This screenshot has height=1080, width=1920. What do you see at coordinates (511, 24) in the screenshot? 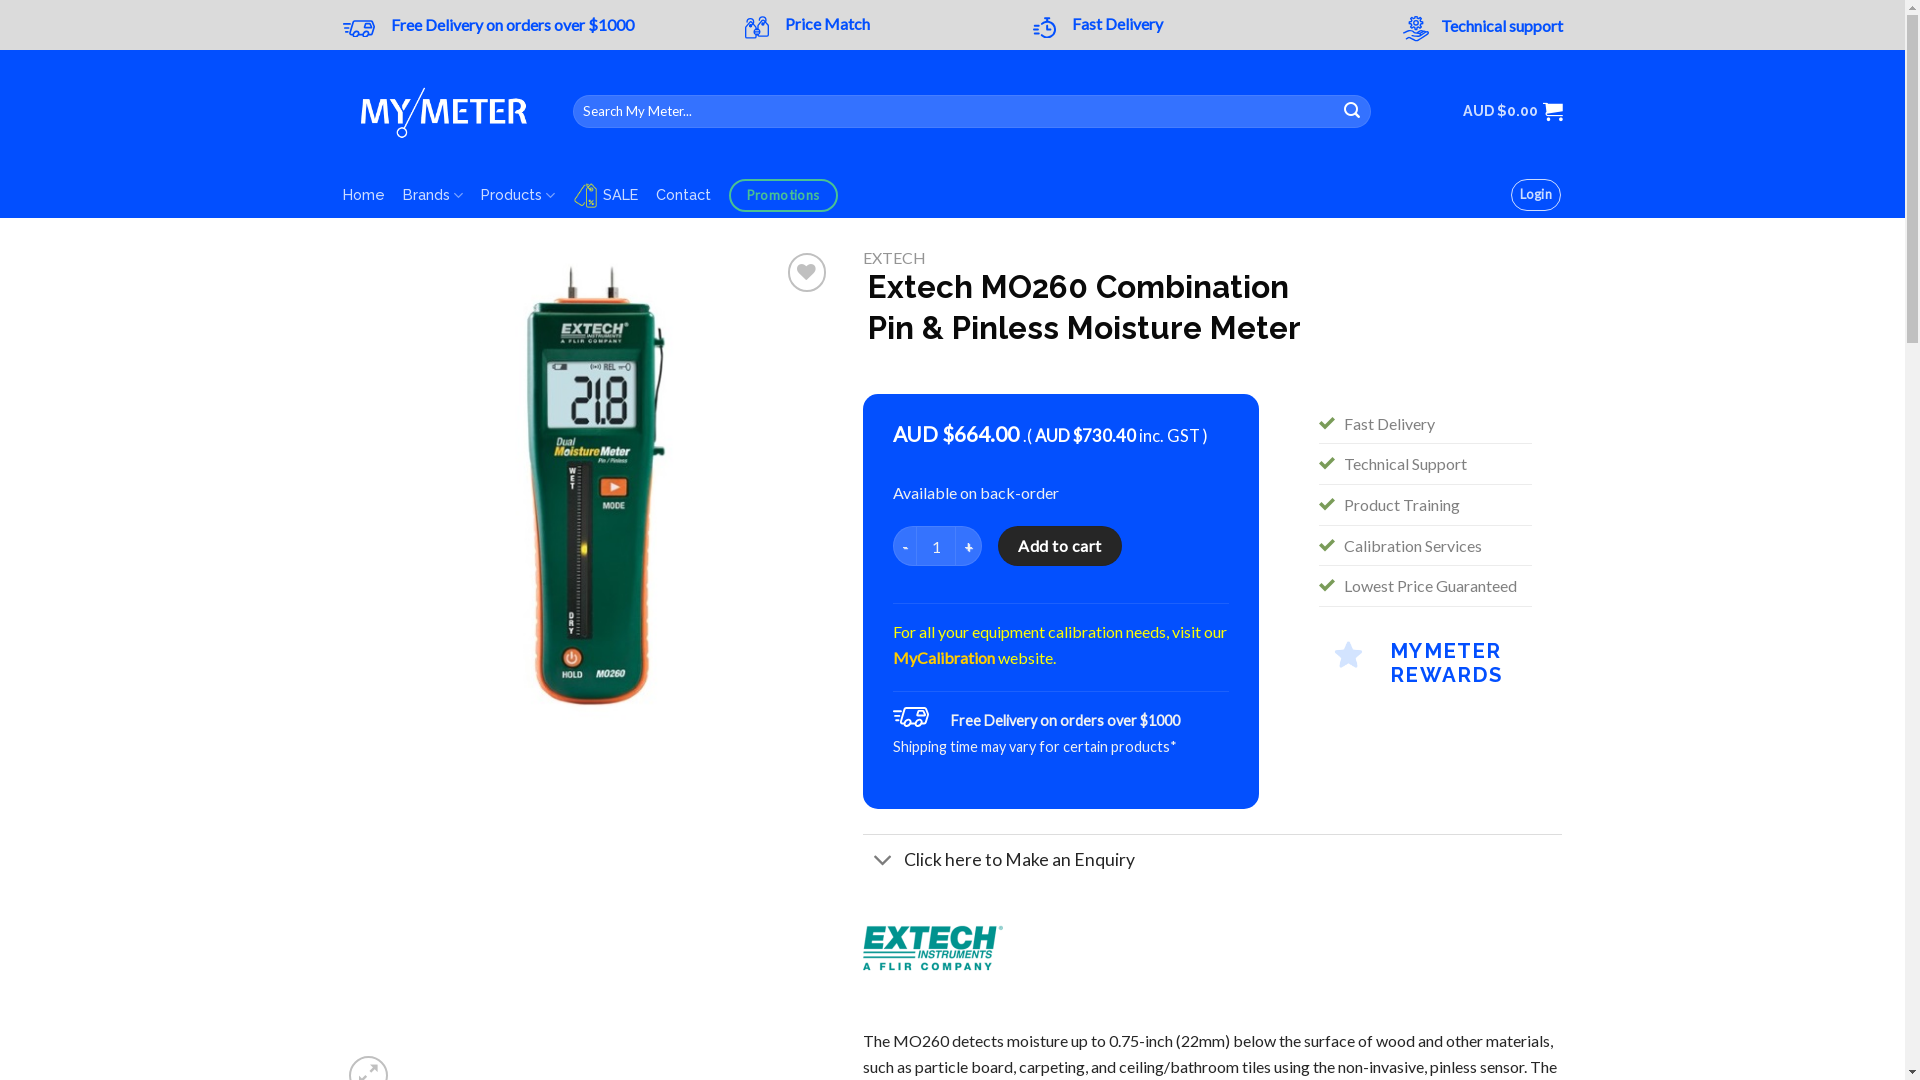
I see `'Free Delivery on orders over $1000'` at bounding box center [511, 24].